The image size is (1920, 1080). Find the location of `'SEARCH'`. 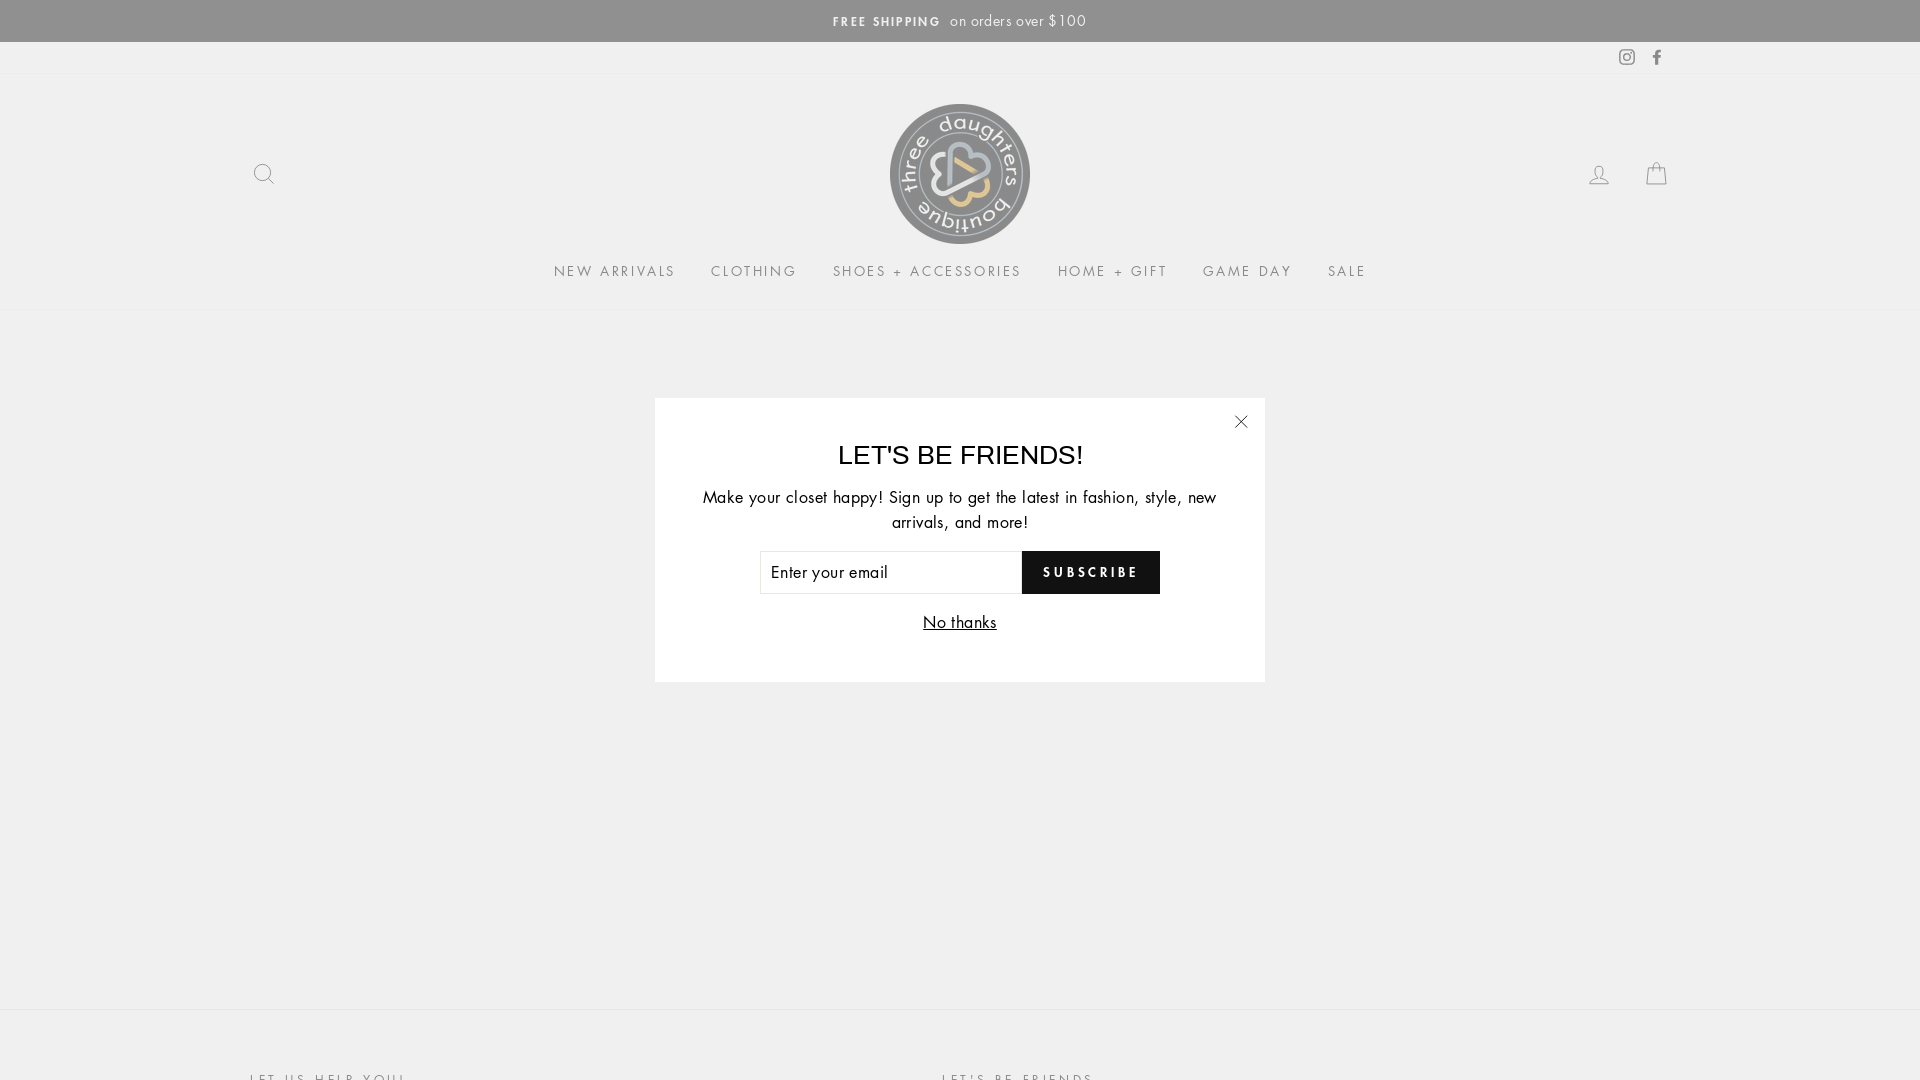

'SEARCH' is located at coordinates (263, 172).